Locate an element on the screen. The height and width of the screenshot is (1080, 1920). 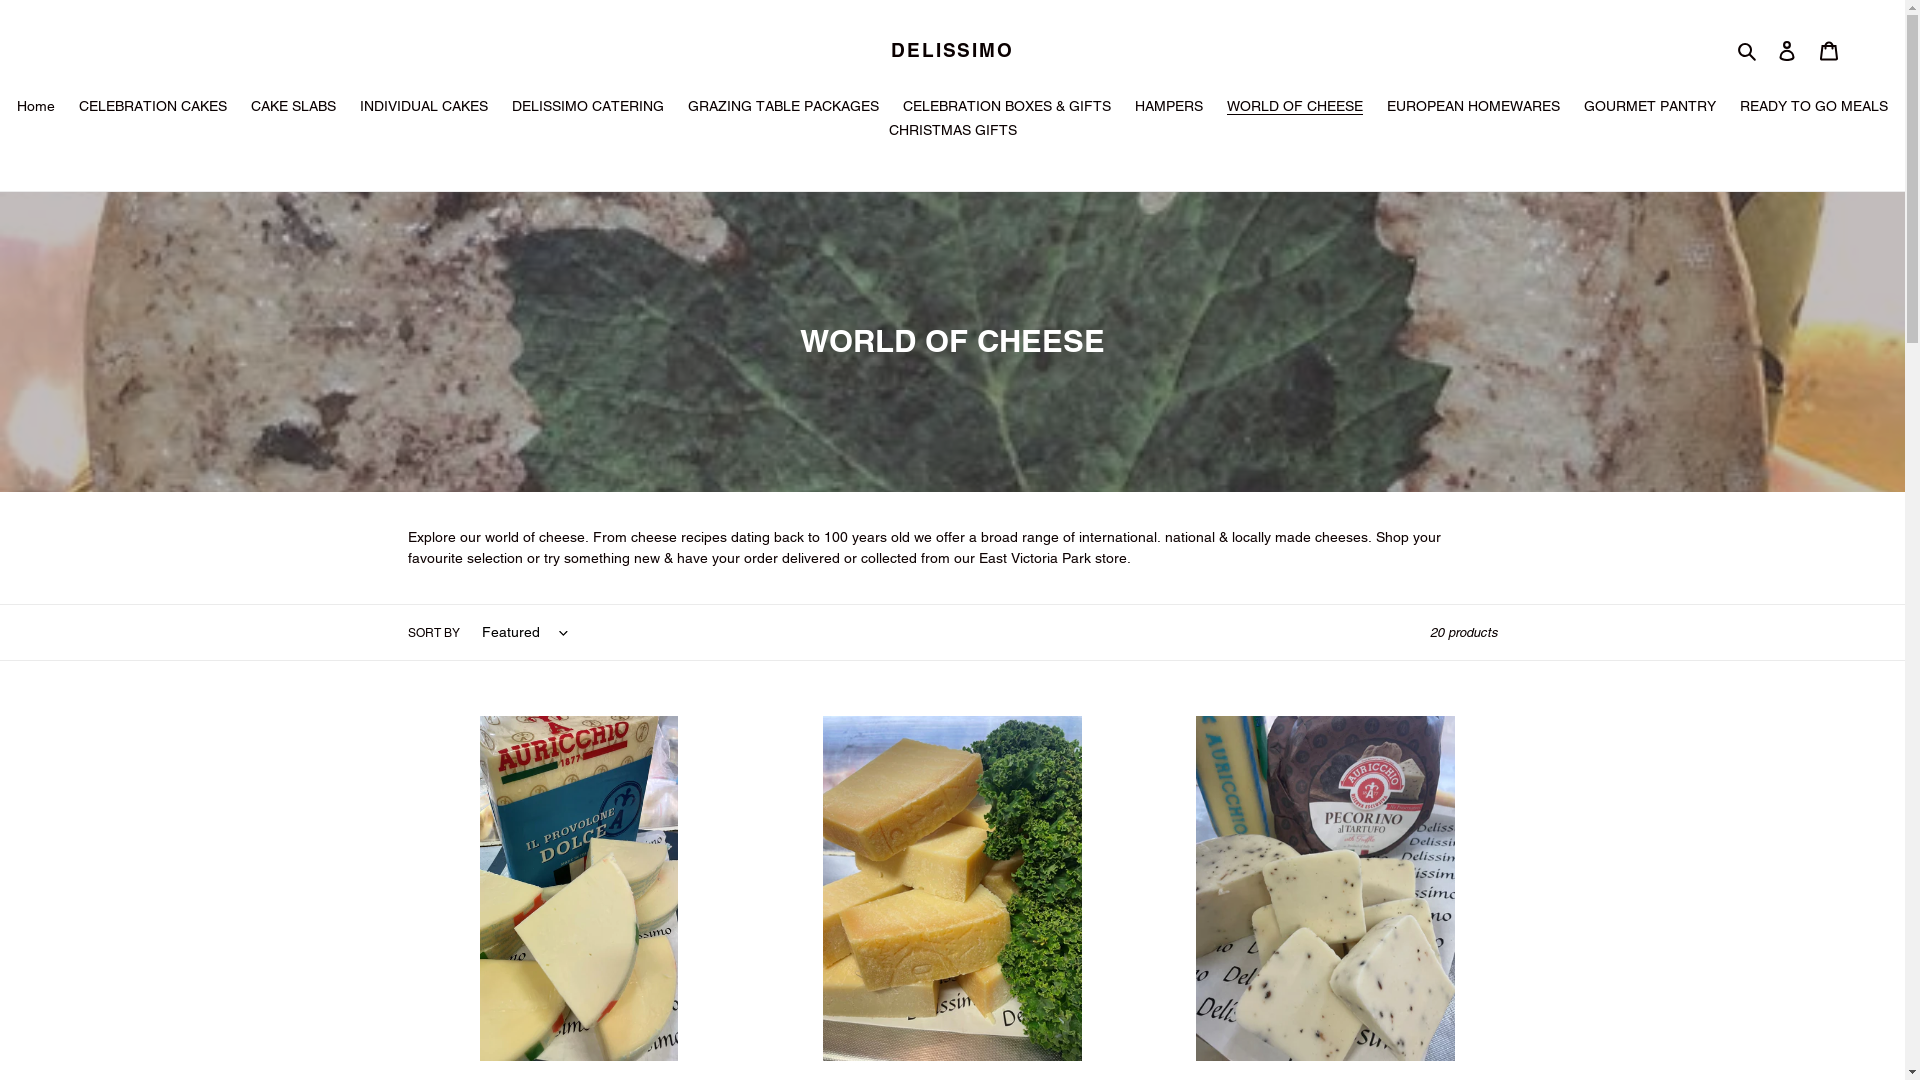
'DELISSIMO' is located at coordinates (951, 49).